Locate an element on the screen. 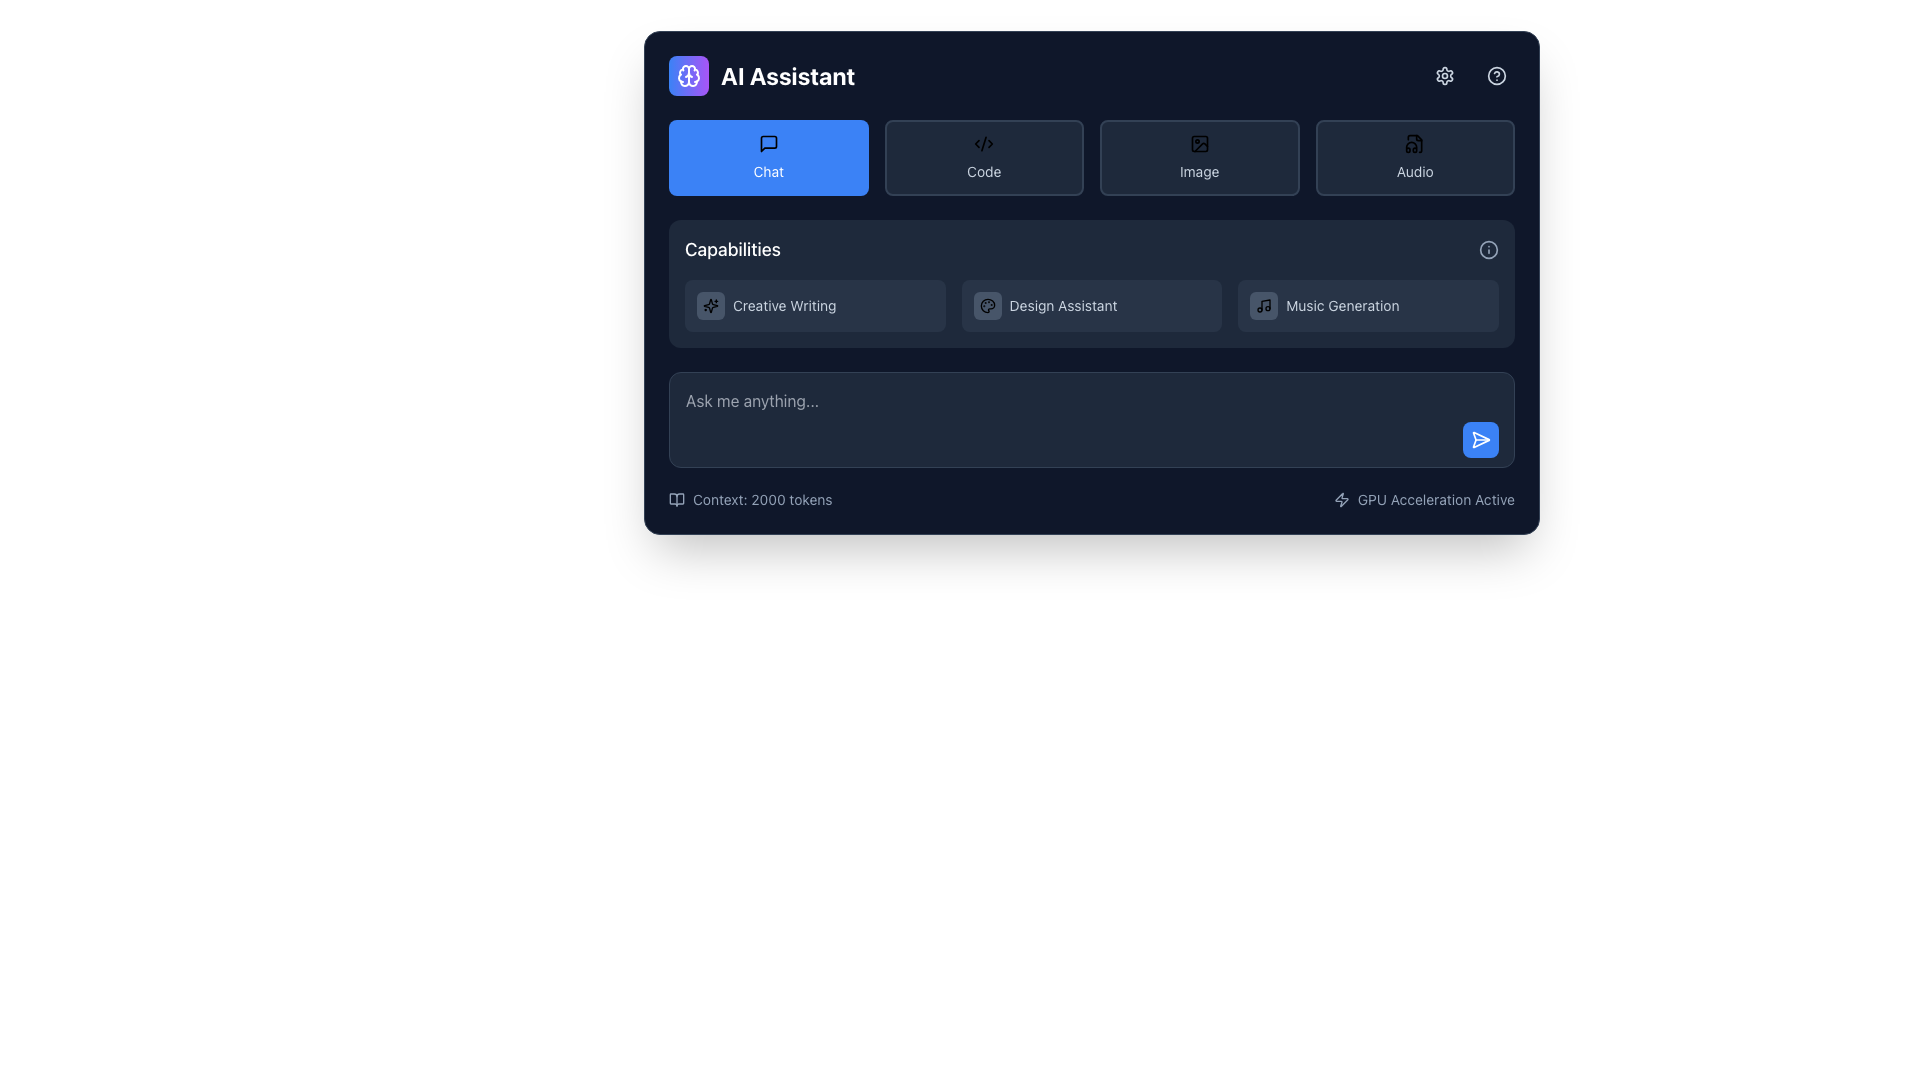  the information displayed by the icon located in the lower-left part of the interface, adjacent to the label 'Context: 2000 tokens' is located at coordinates (676, 499).